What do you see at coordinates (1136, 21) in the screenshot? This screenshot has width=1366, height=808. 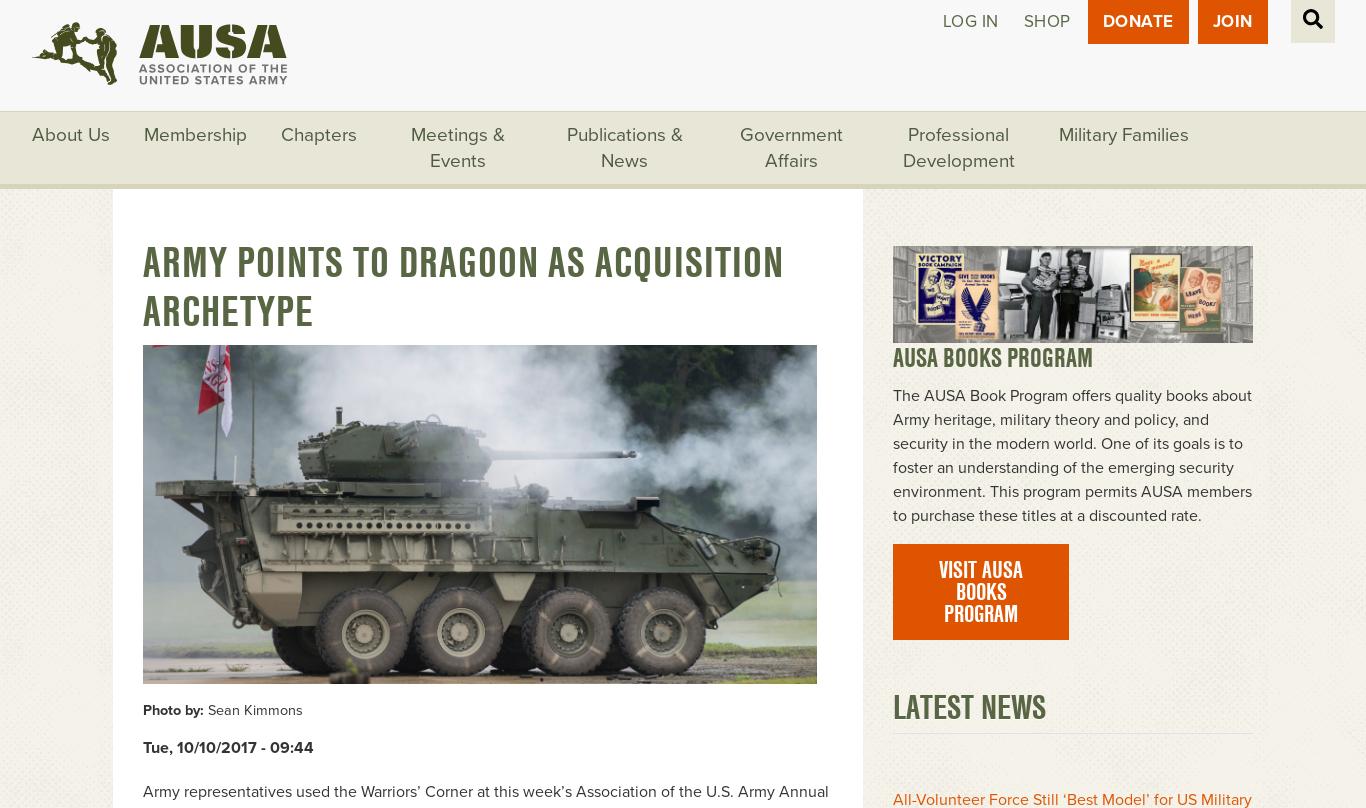 I see `'Donate'` at bounding box center [1136, 21].